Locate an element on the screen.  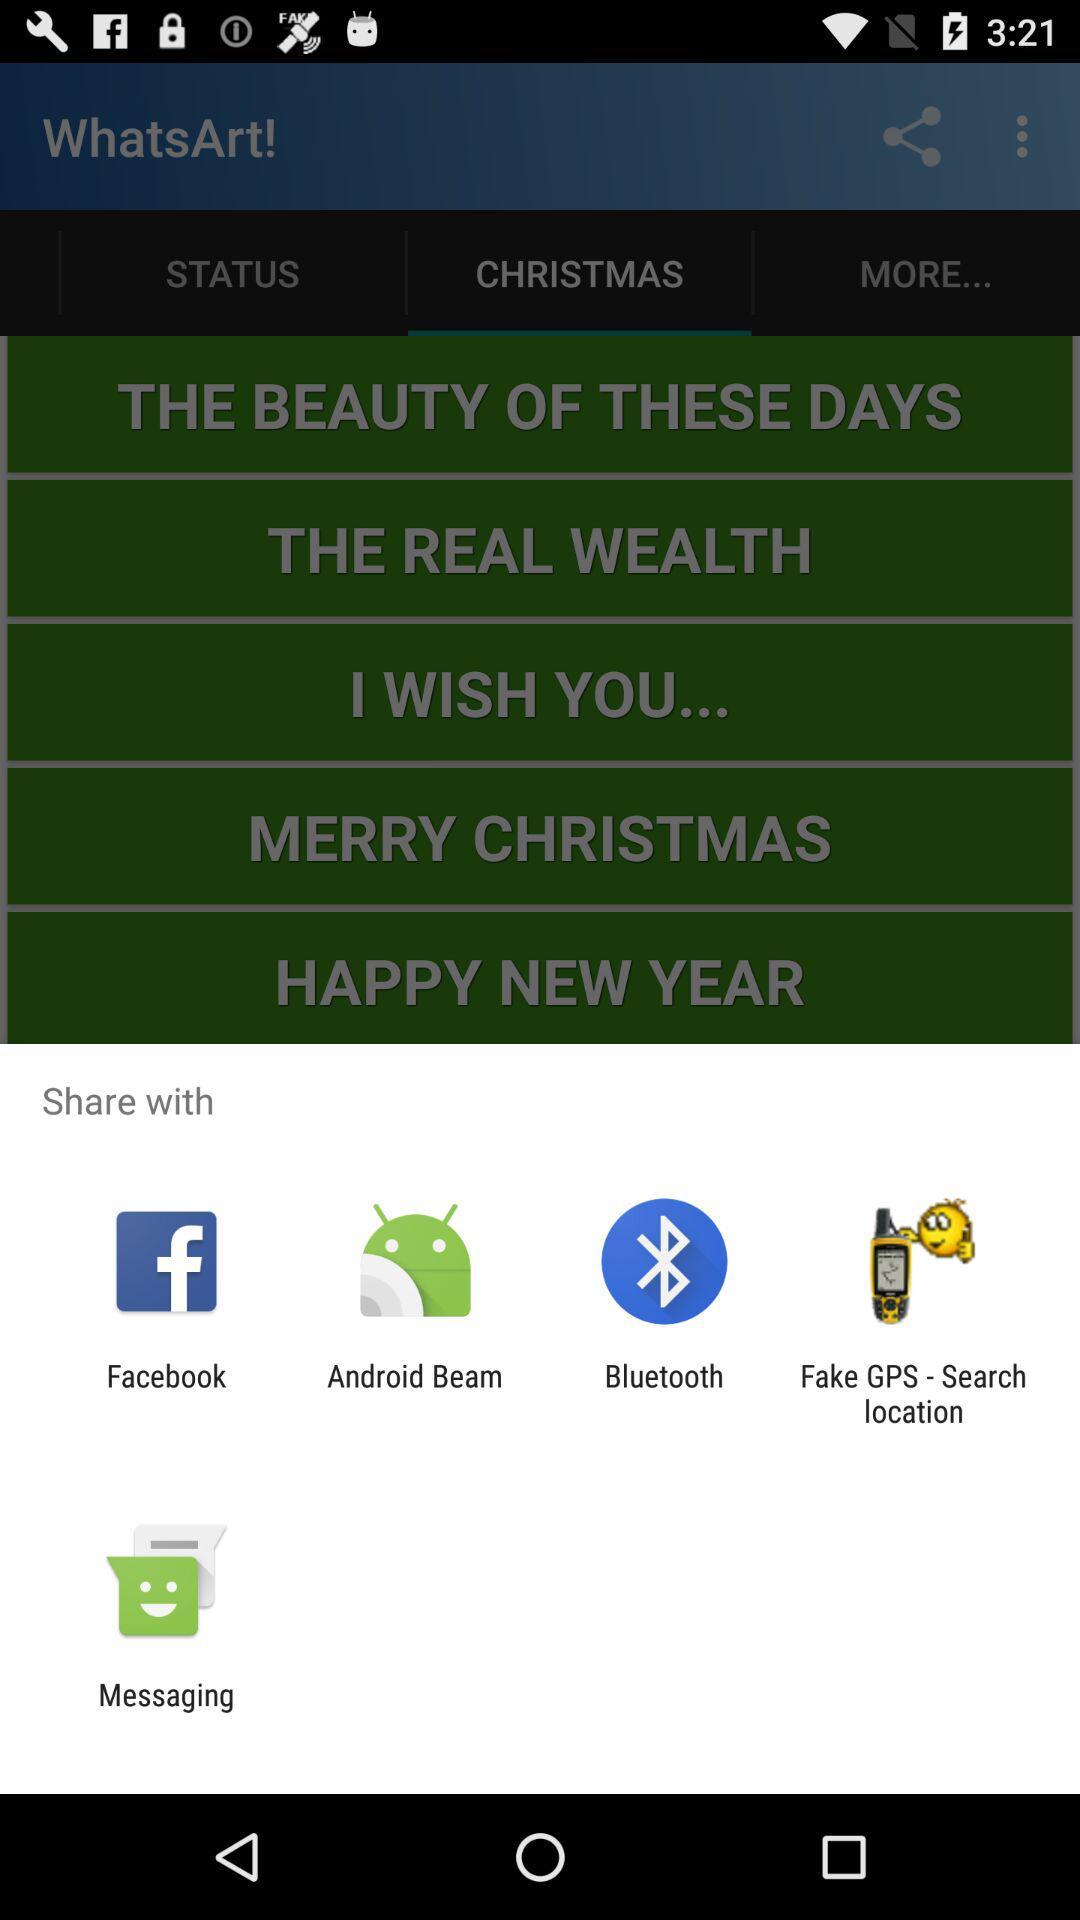
item next to facebook icon is located at coordinates (414, 1392).